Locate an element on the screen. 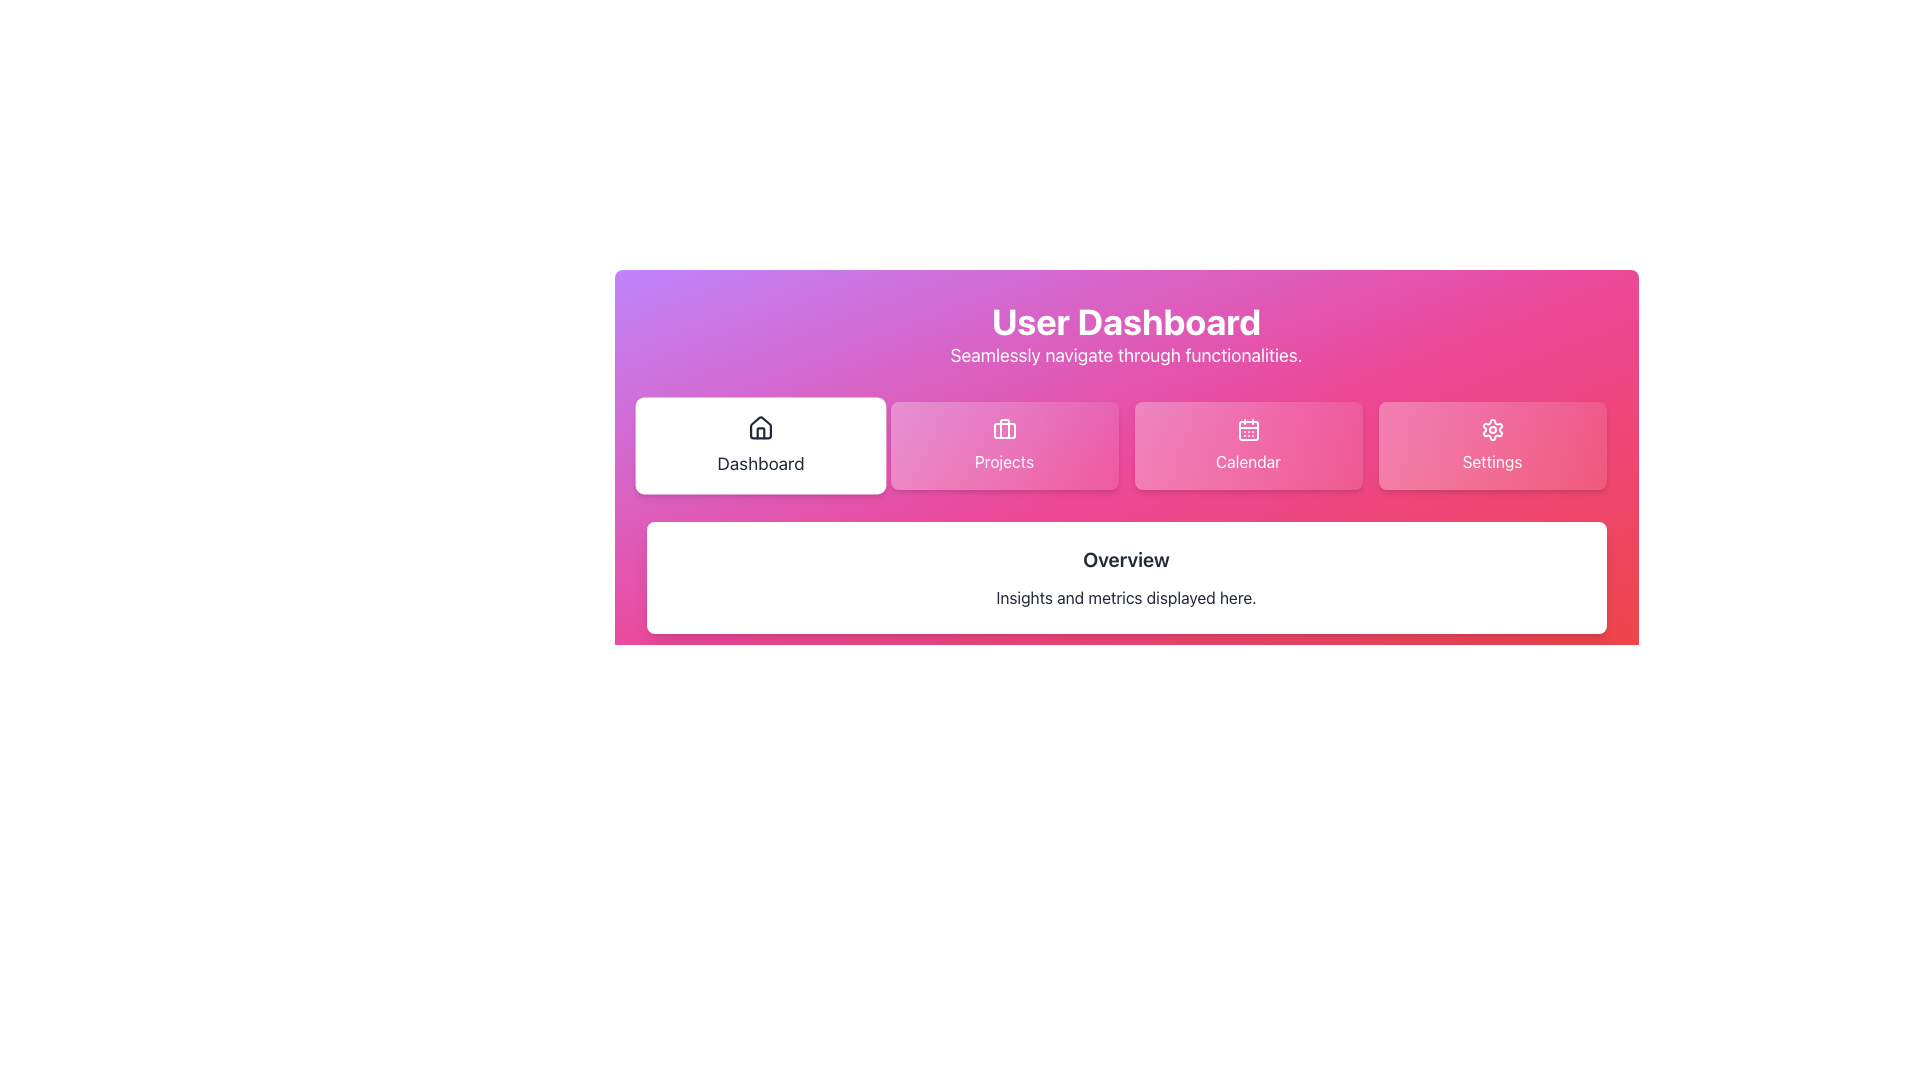  the calendar icon, which is a minimalist design with a rectangular boundary and small square markers, located in the top center navigation section above the 'Calendar' text is located at coordinates (1247, 428).